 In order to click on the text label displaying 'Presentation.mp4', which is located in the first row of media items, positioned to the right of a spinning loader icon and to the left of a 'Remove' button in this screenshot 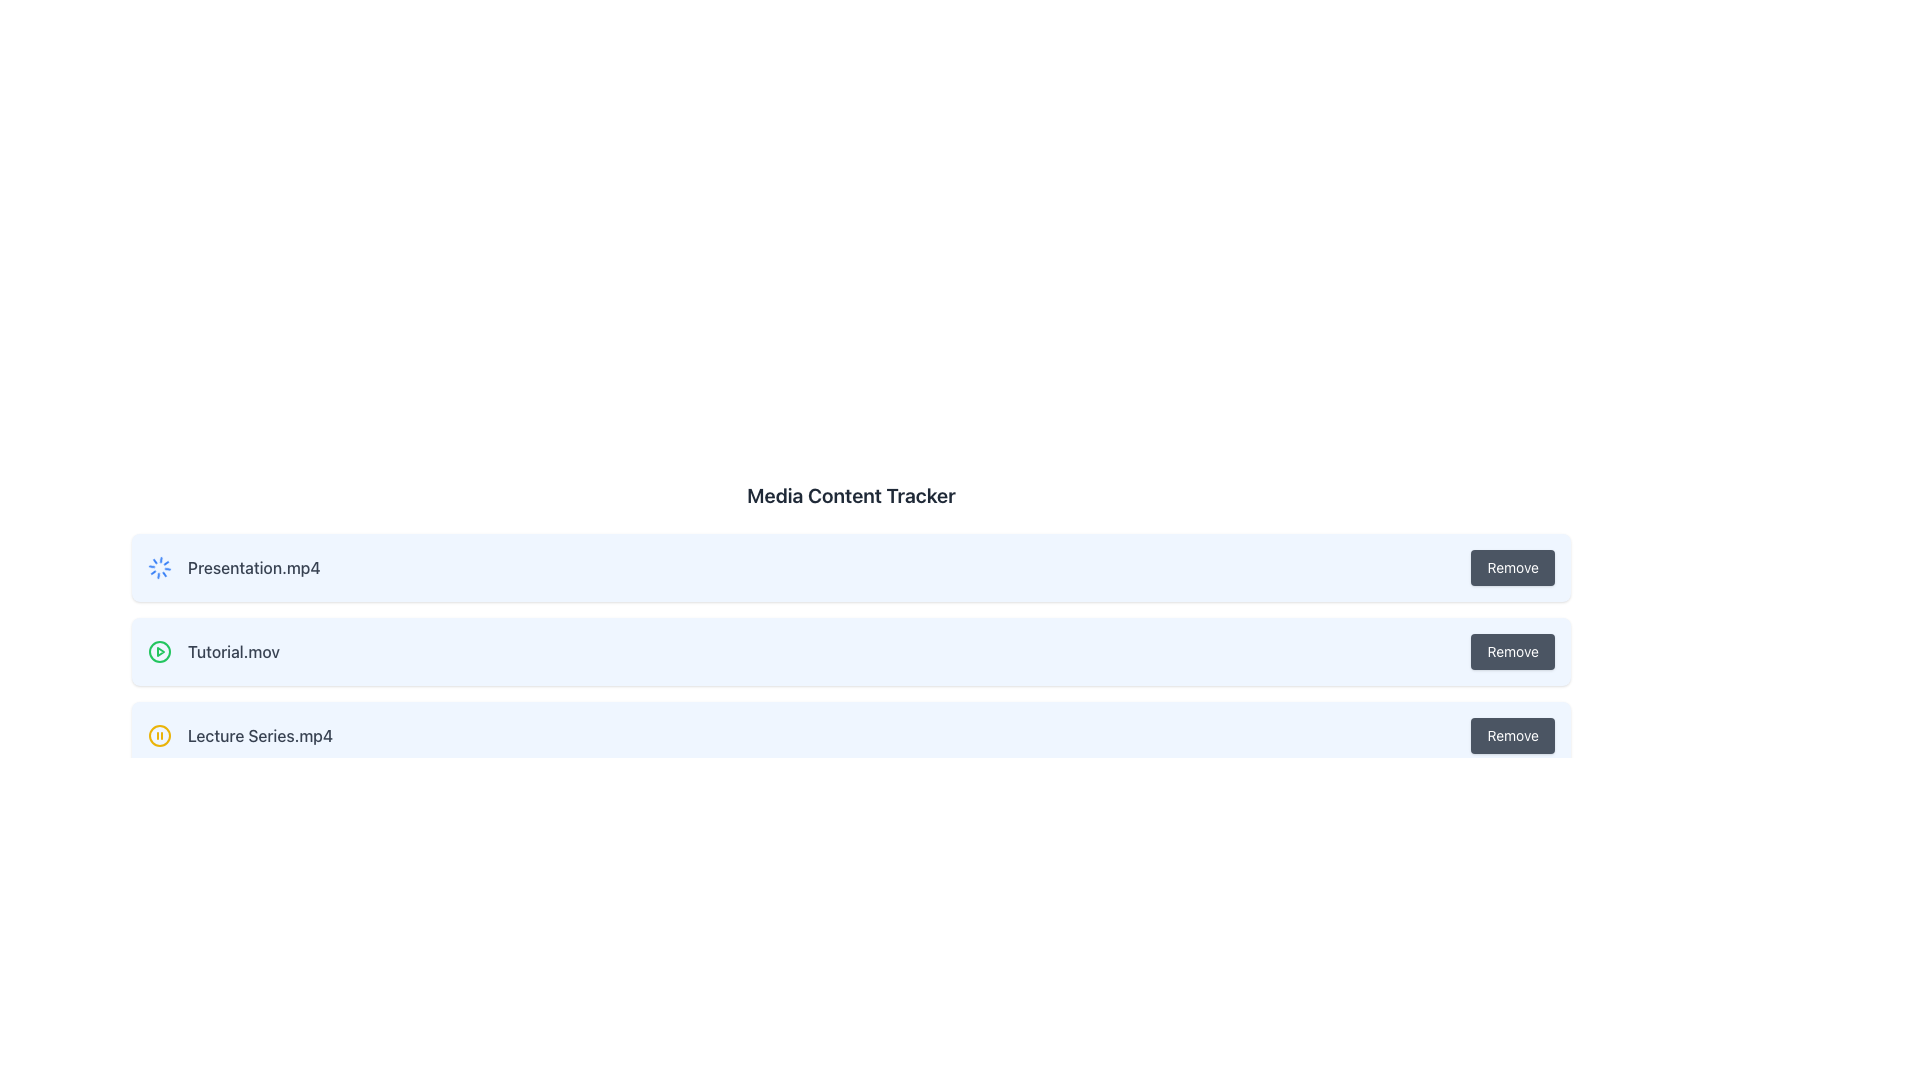, I will do `click(253, 567)`.